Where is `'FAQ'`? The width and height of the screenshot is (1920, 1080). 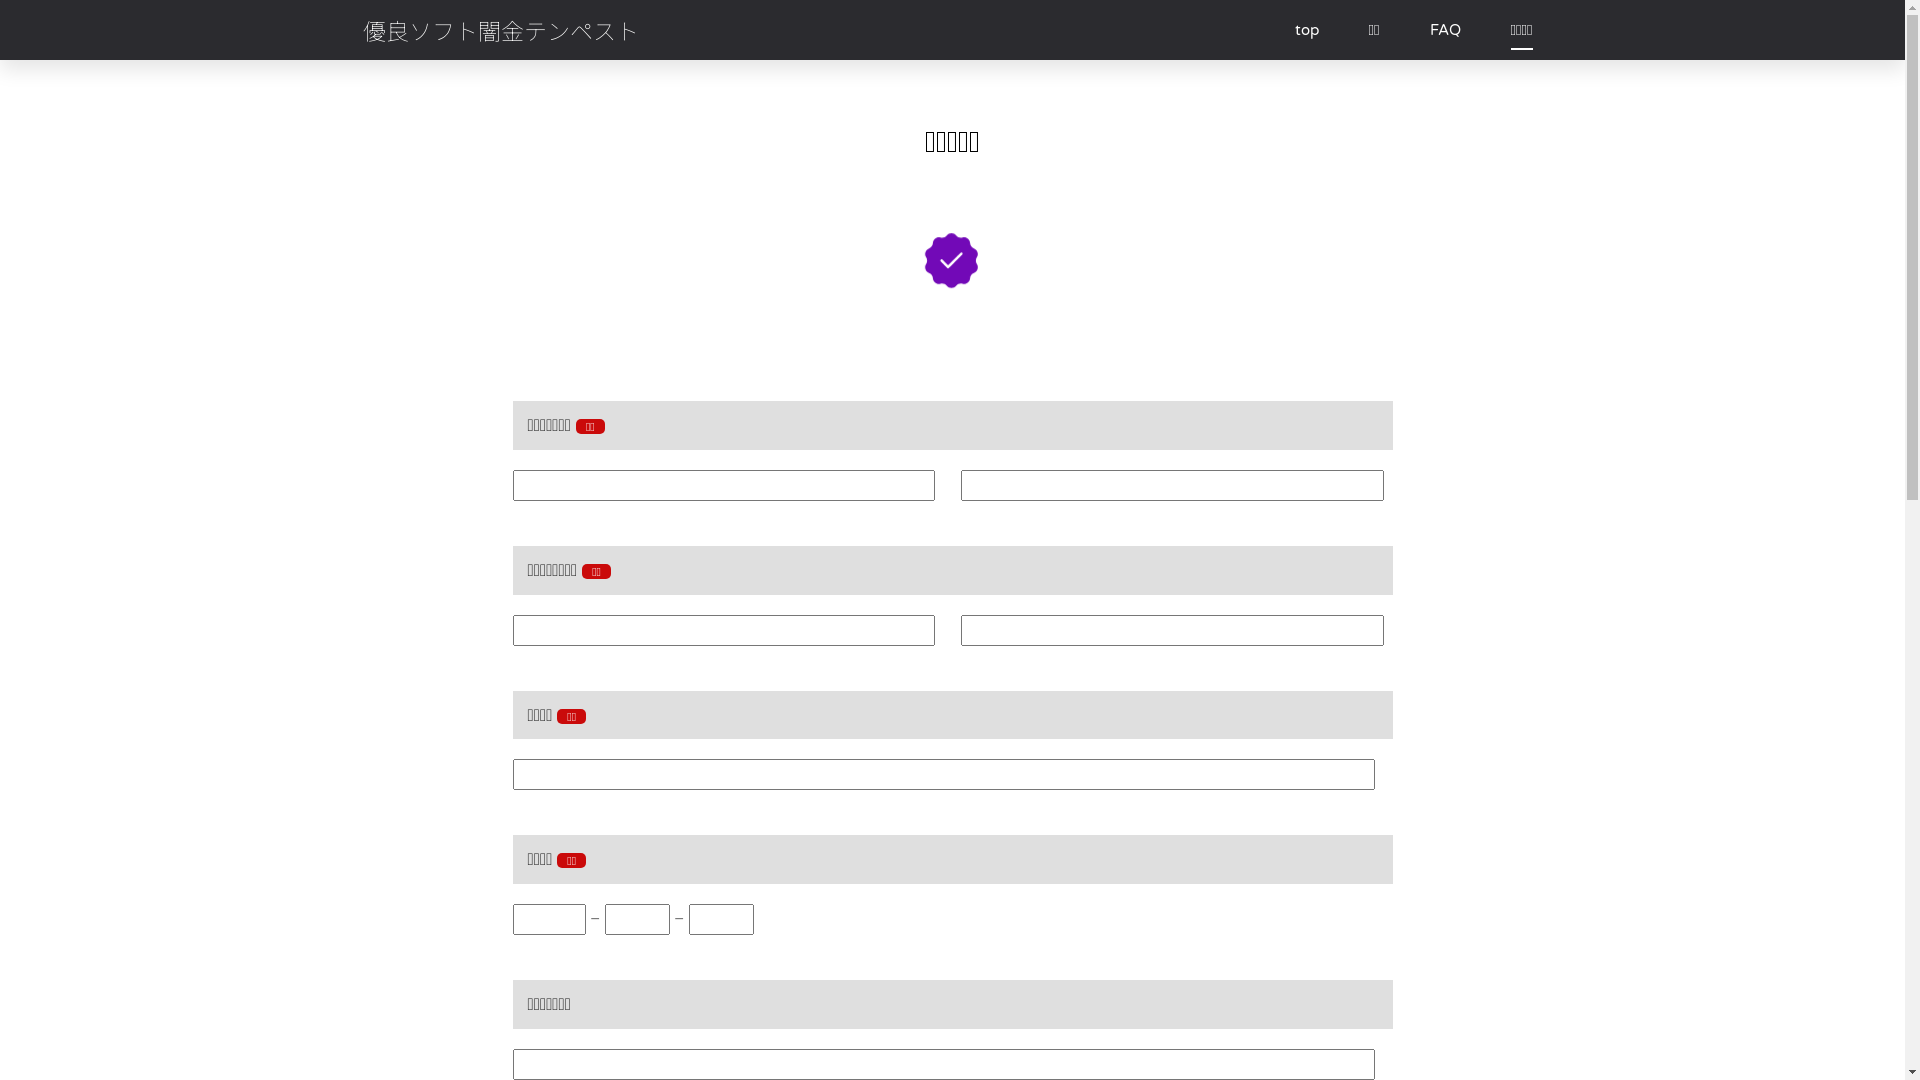 'FAQ' is located at coordinates (1445, 30).